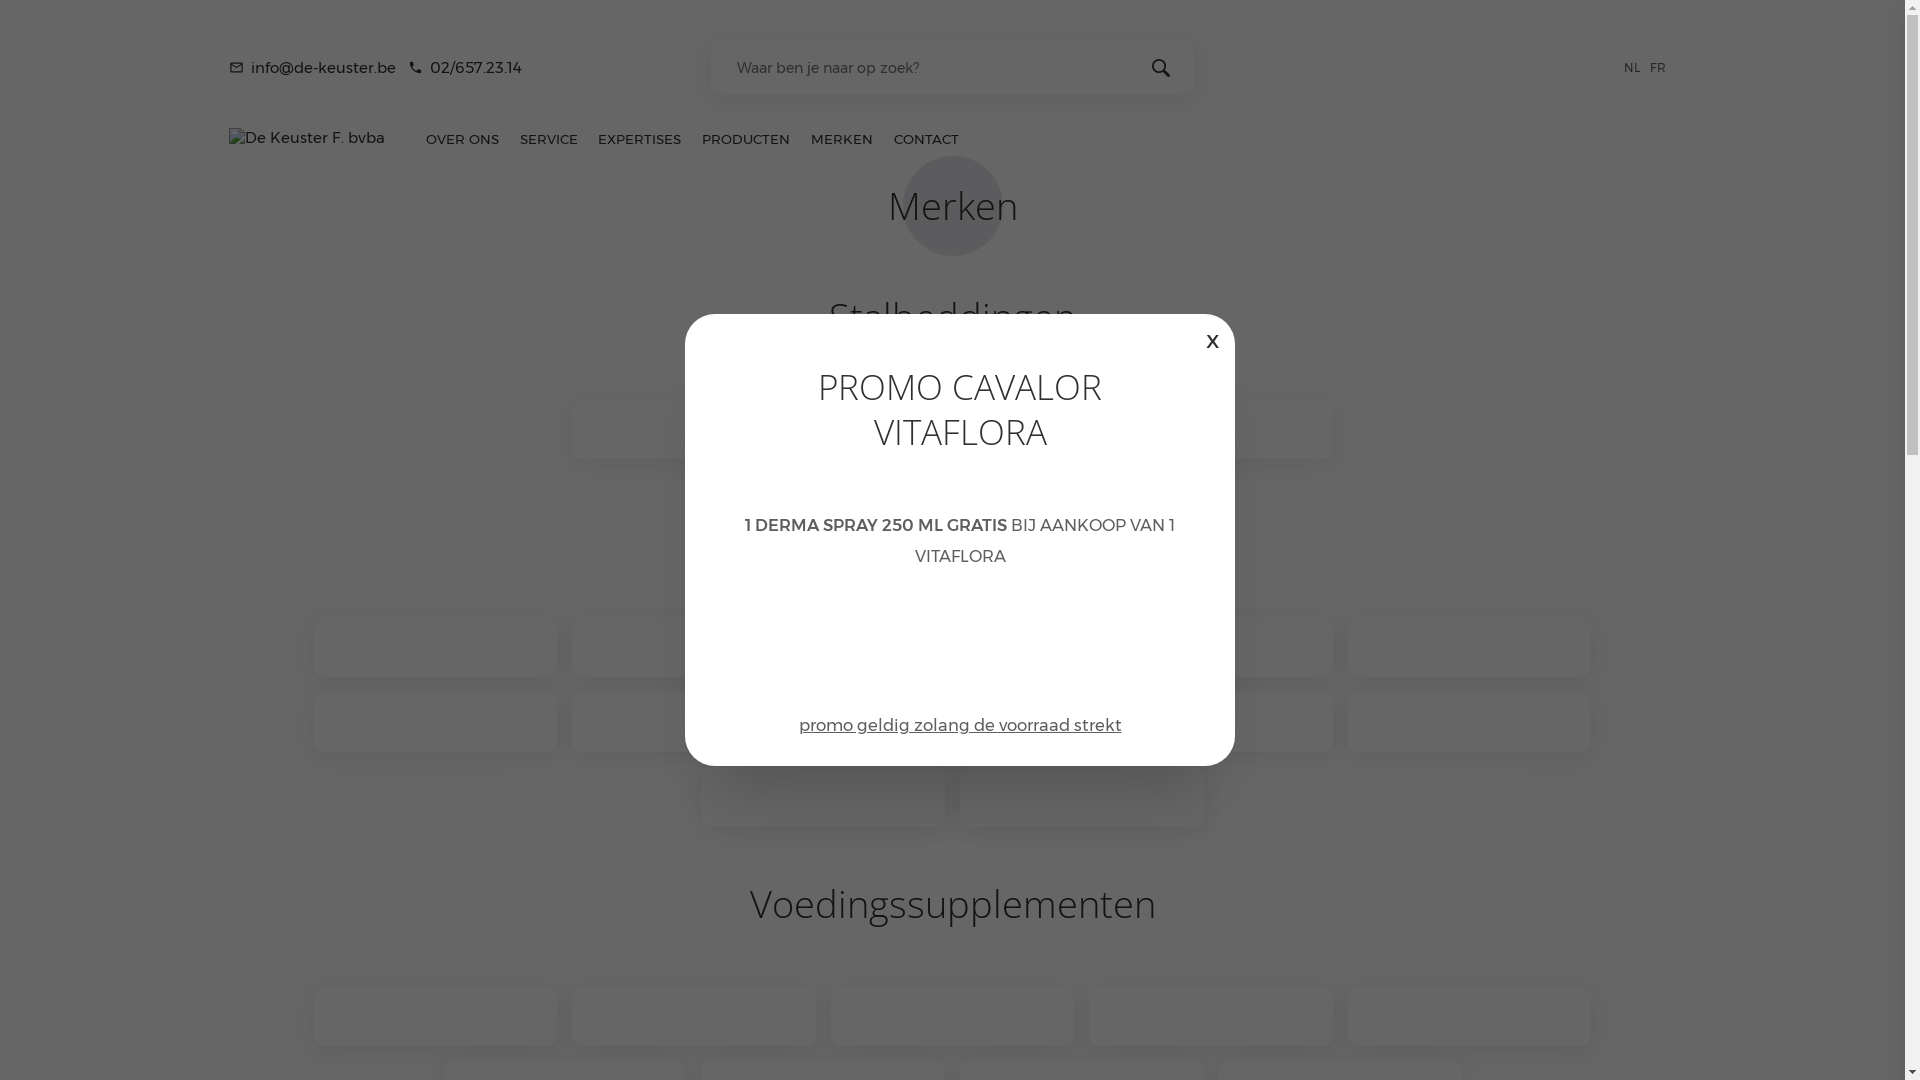 The height and width of the screenshot is (1080, 1920). Describe the element at coordinates (229, 136) in the screenshot. I see `'De Keuster F. bvba'` at that location.